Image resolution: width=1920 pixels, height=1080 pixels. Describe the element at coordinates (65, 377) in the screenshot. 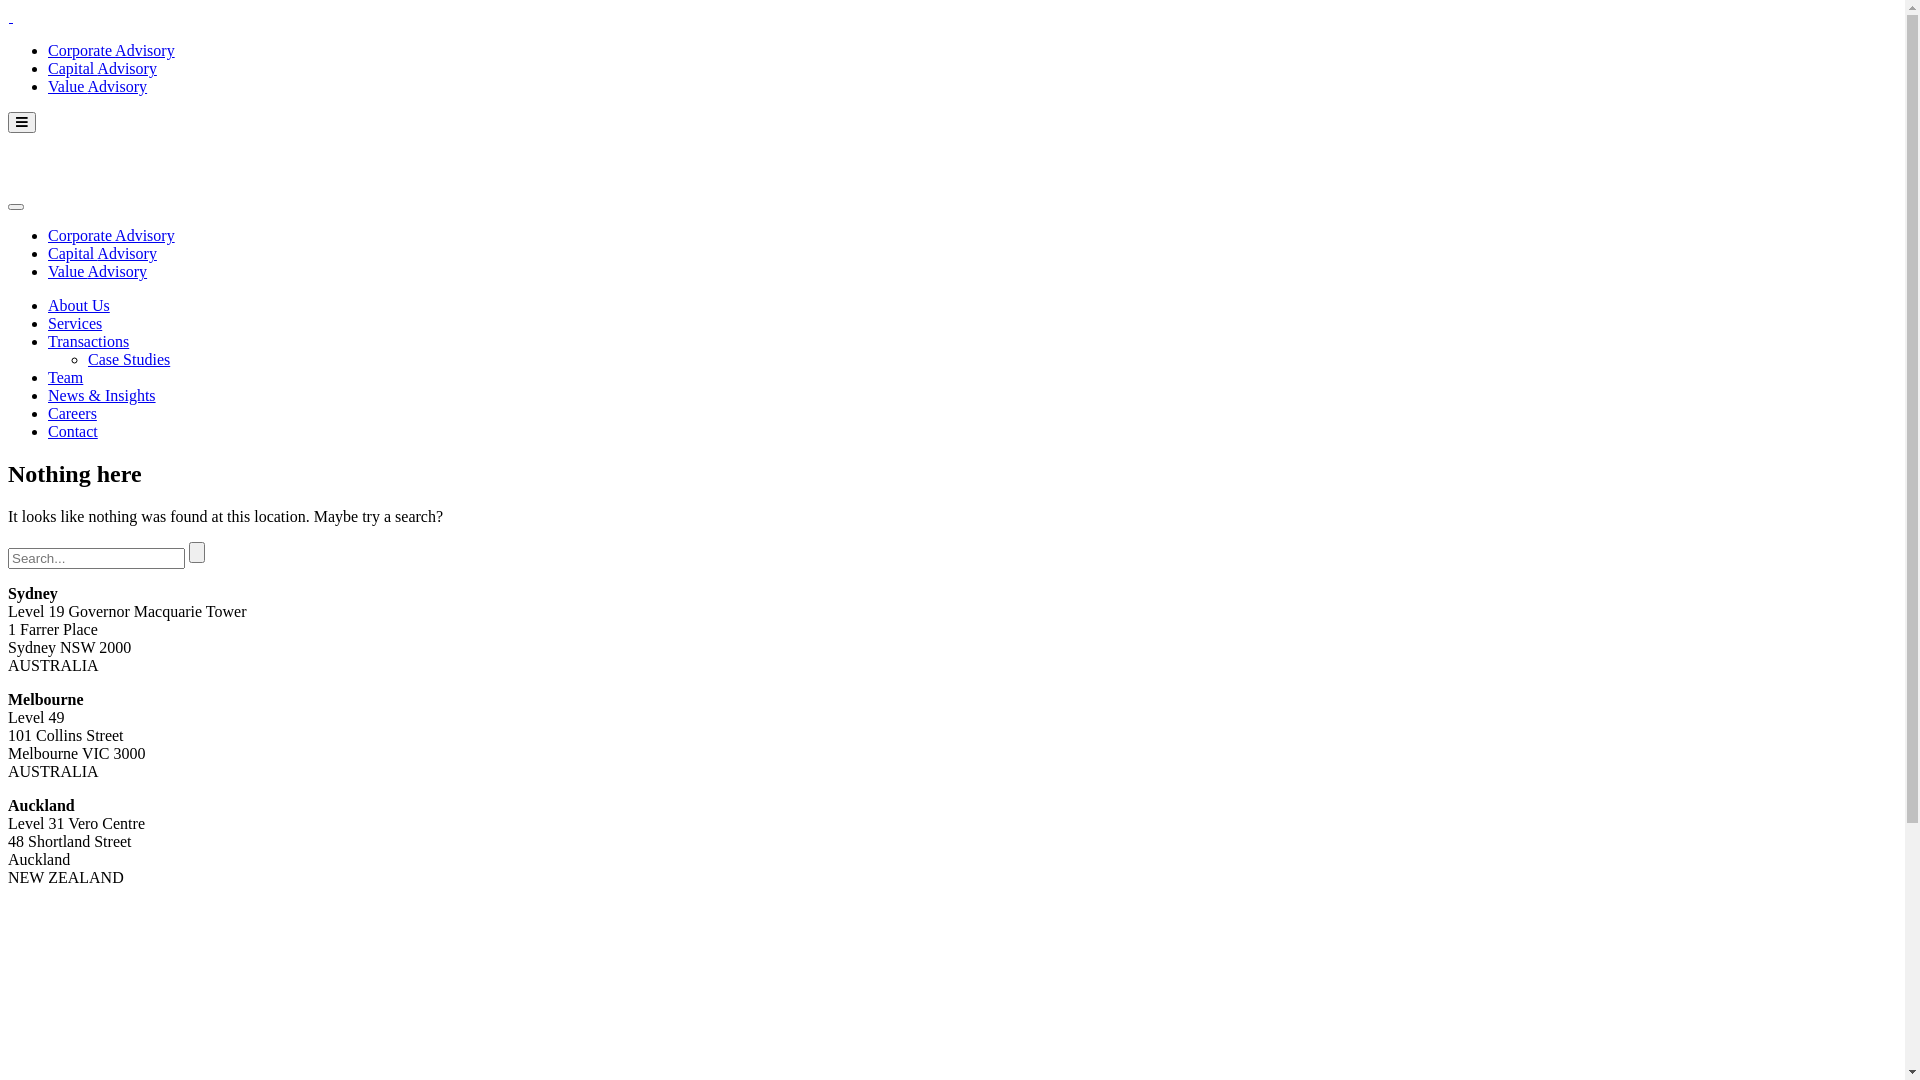

I see `'Team'` at that location.